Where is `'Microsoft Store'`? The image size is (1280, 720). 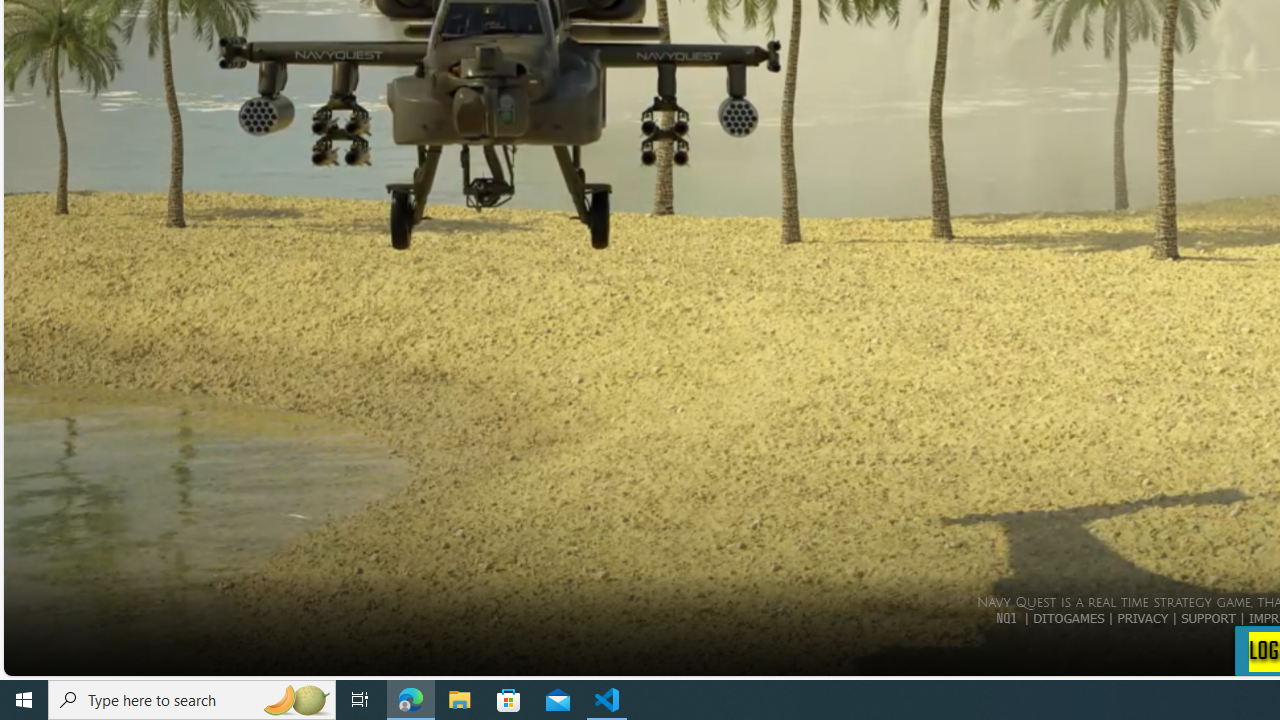 'Microsoft Store' is located at coordinates (509, 698).